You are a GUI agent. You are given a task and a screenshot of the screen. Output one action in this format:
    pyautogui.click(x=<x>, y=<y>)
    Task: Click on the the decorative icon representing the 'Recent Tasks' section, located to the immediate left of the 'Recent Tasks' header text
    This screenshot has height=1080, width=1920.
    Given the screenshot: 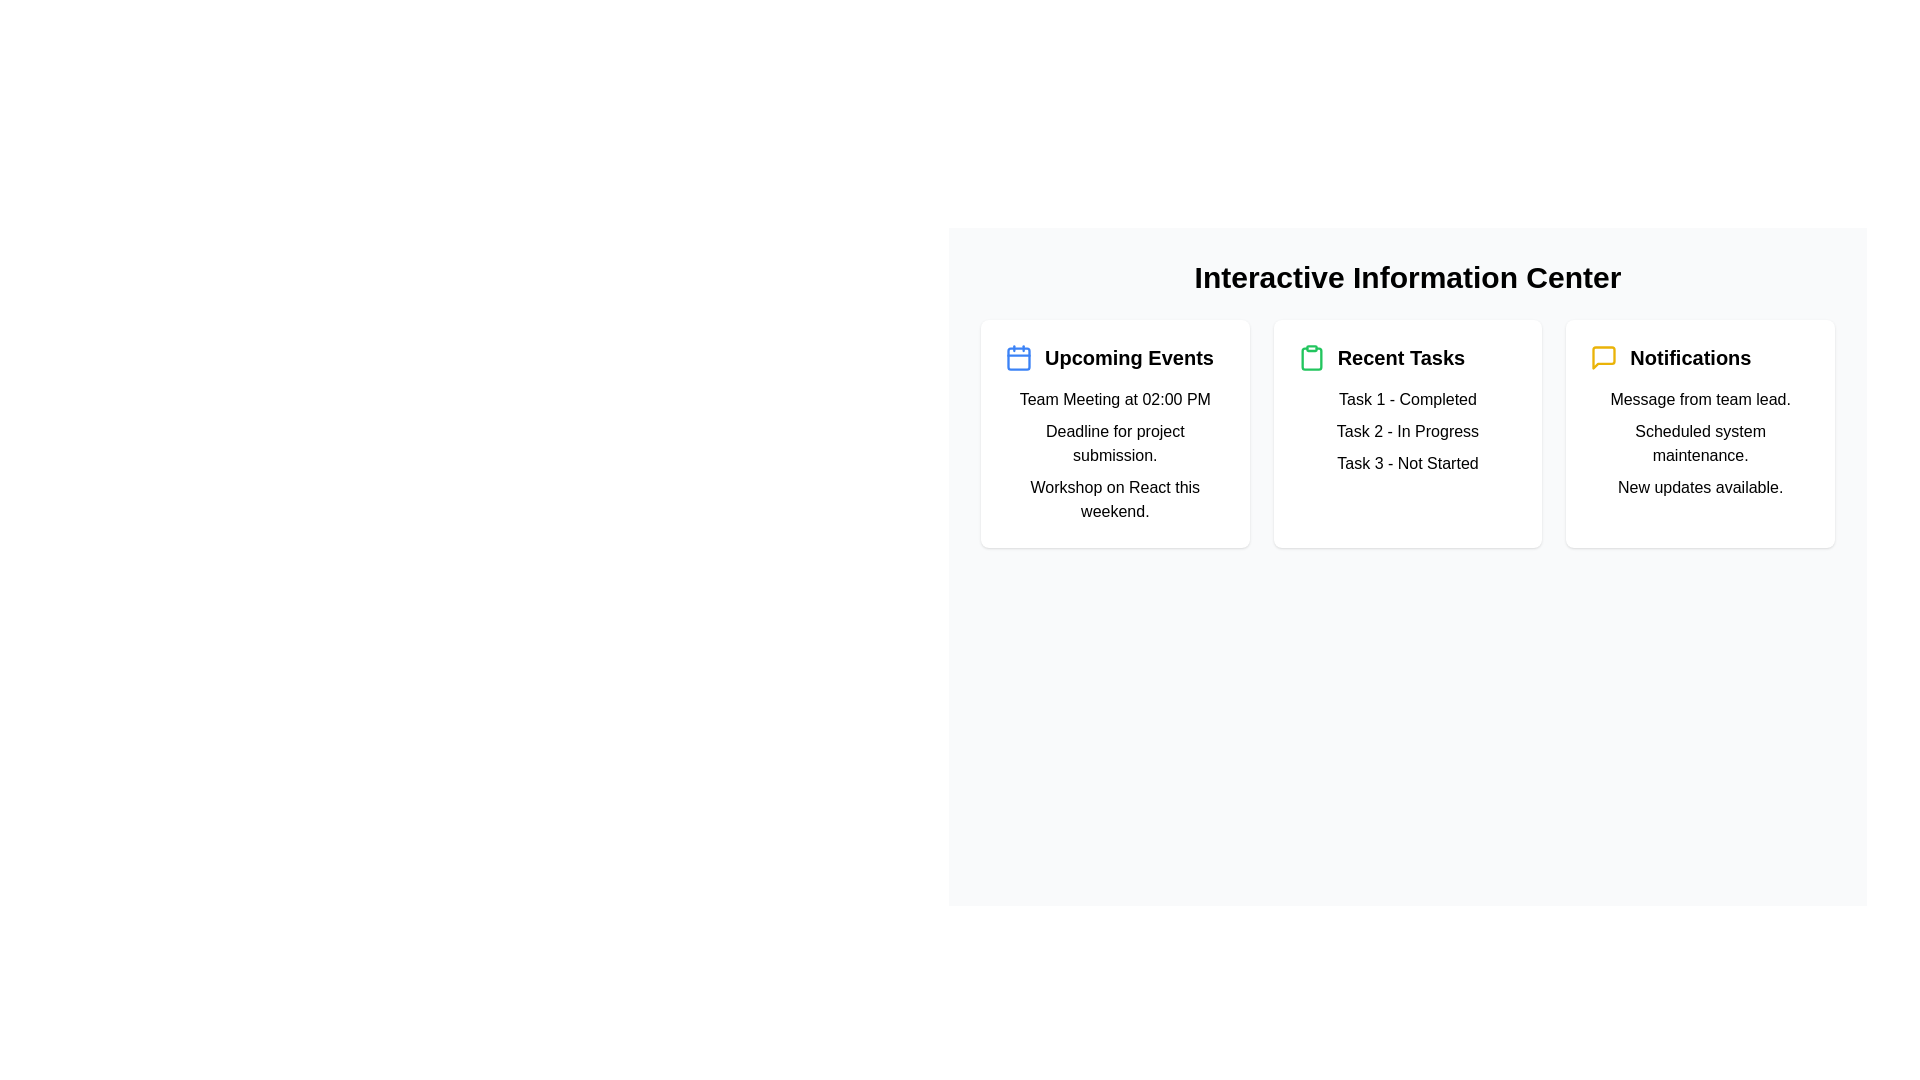 What is the action you would take?
    pyautogui.click(x=1311, y=357)
    